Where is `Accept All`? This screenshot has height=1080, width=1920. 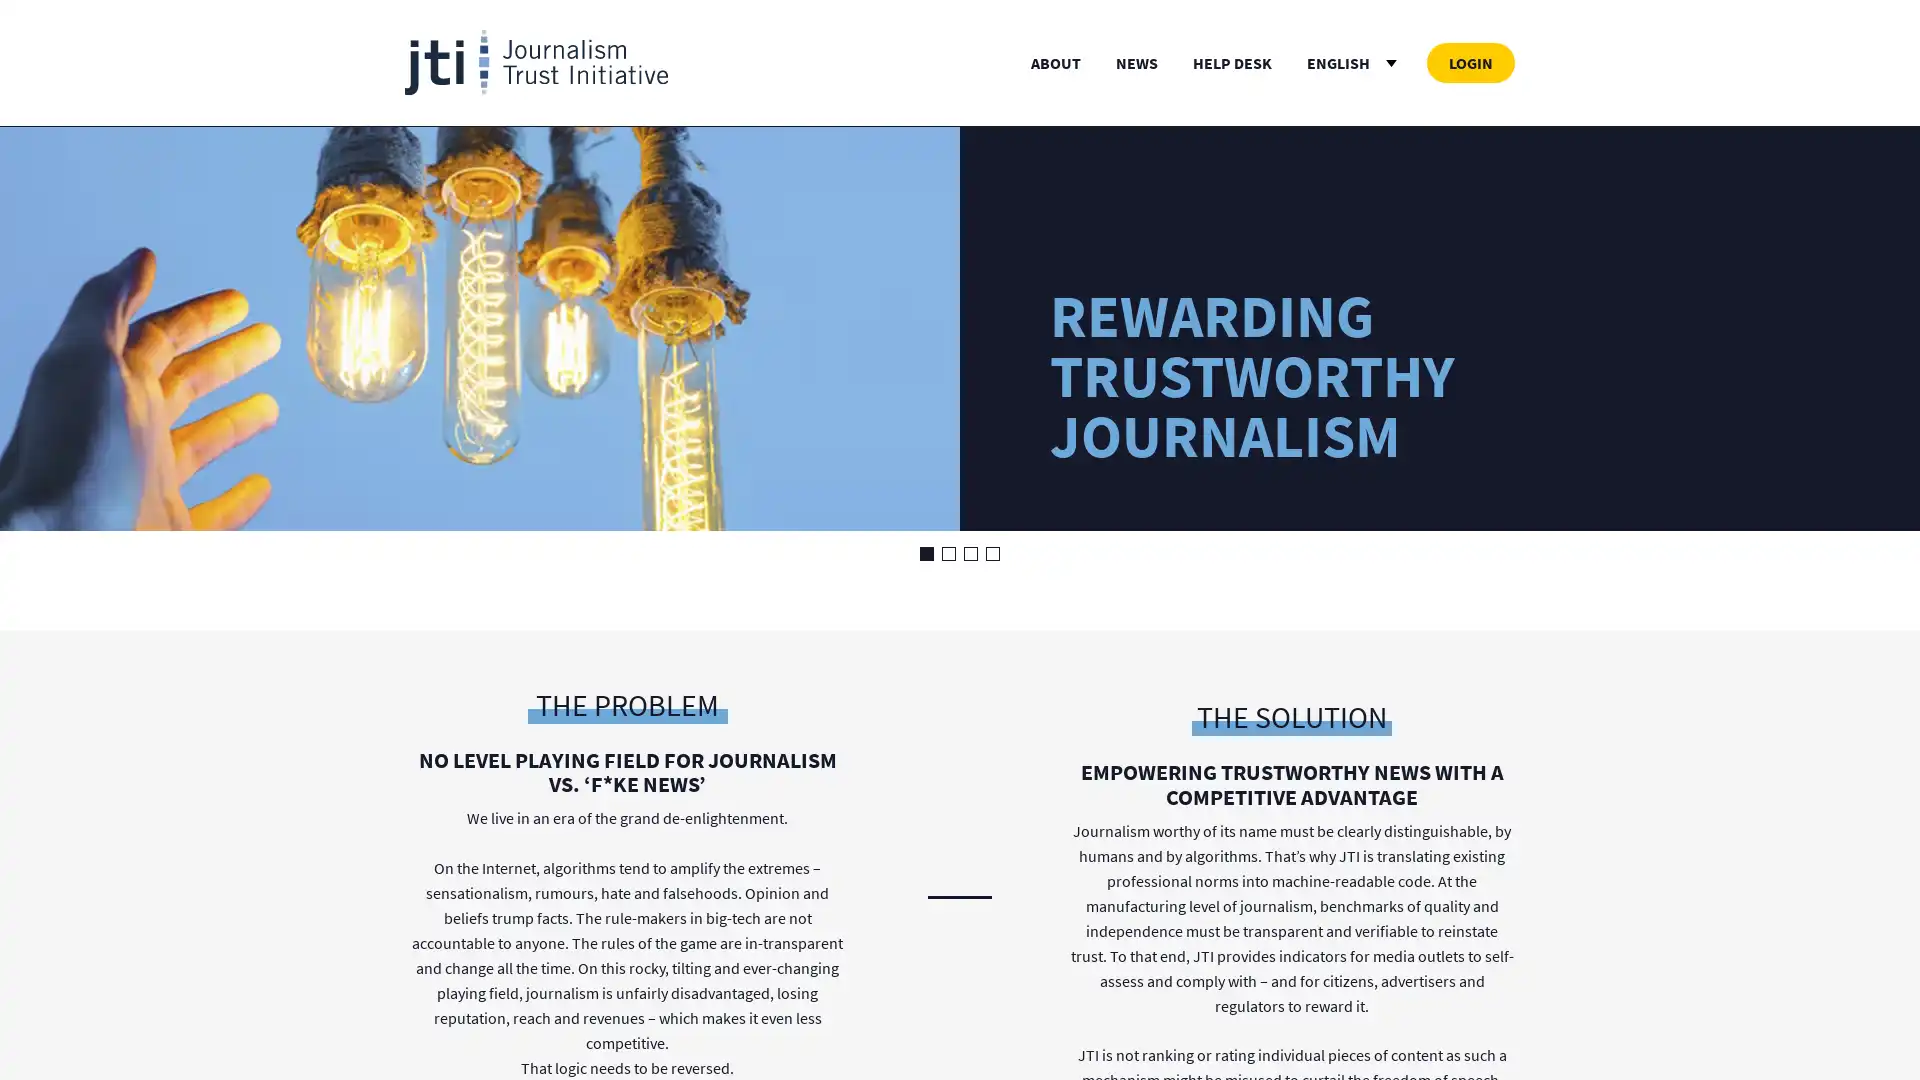 Accept All is located at coordinates (1156, 654).